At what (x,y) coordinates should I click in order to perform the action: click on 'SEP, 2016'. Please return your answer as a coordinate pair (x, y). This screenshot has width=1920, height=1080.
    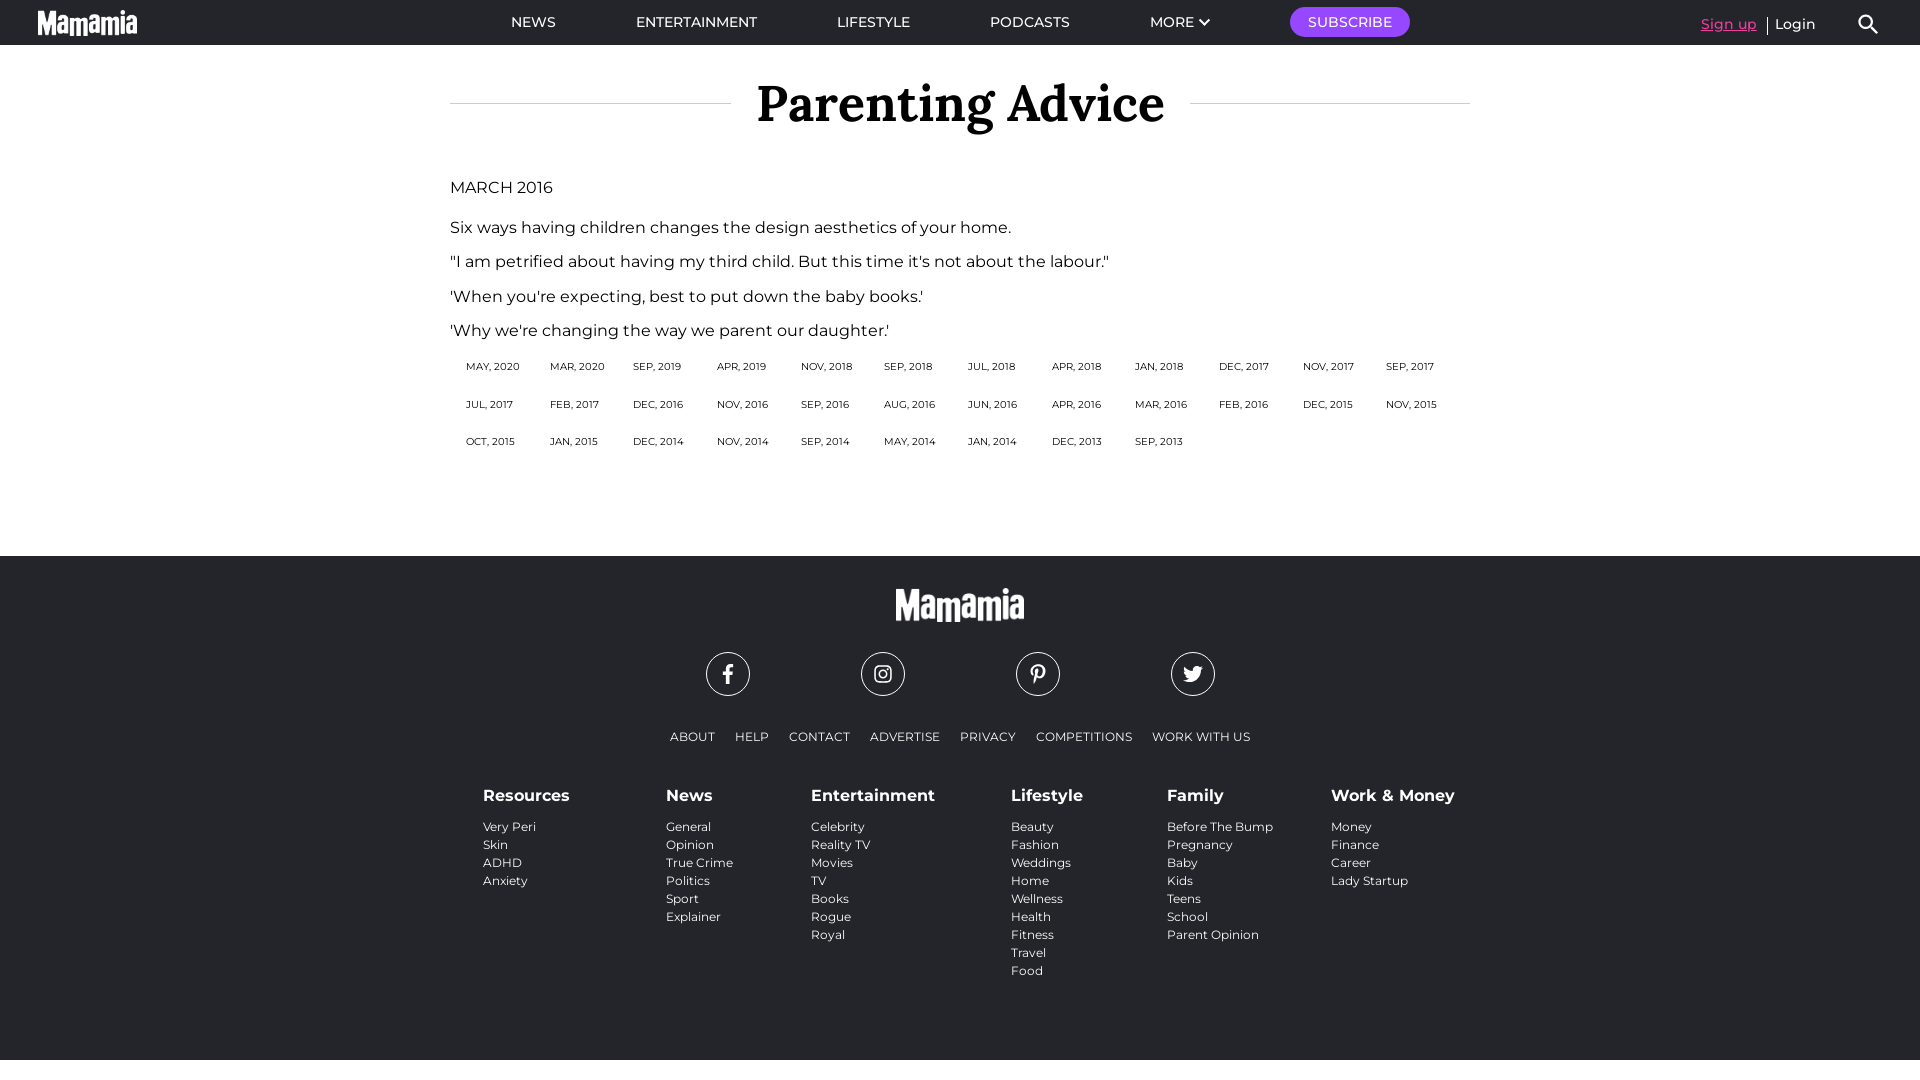
    Looking at the image, I should click on (825, 404).